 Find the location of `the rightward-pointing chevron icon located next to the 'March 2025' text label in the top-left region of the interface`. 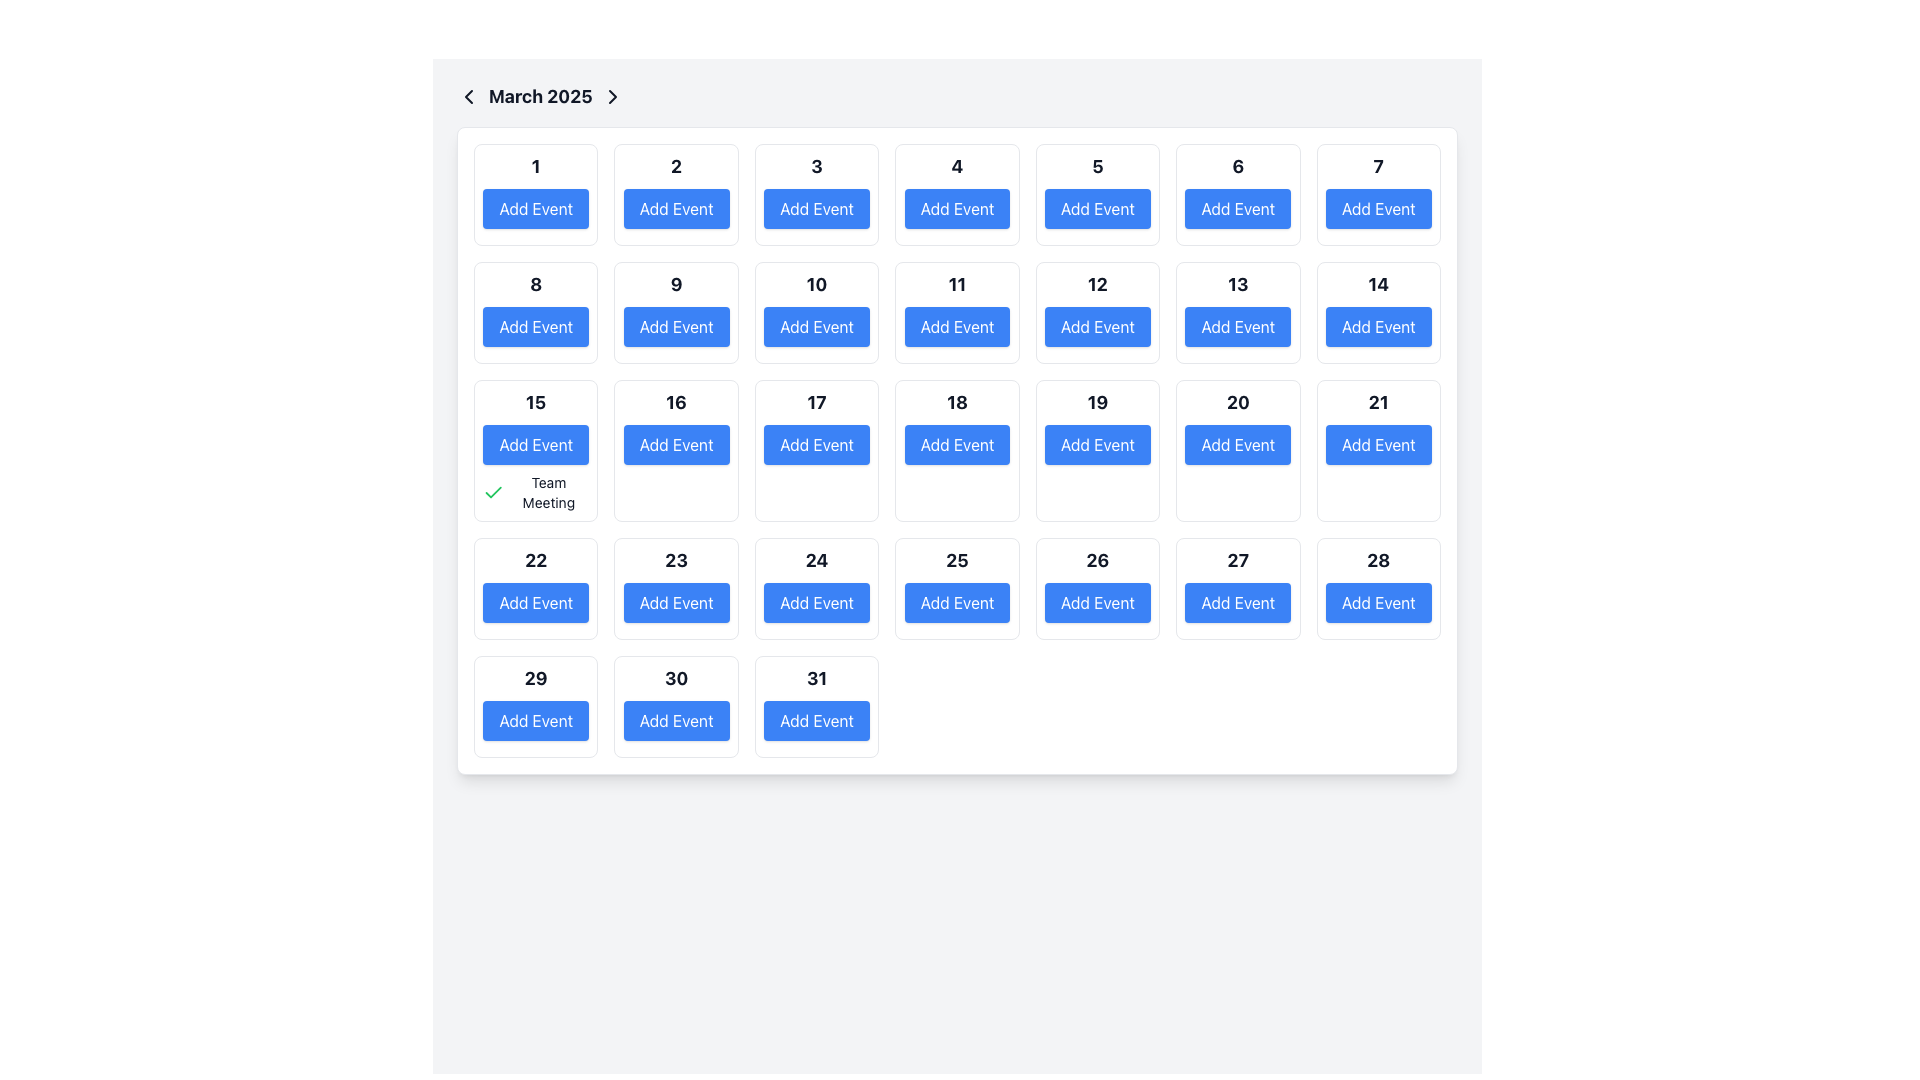

the rightward-pointing chevron icon located next to the 'March 2025' text label in the top-left region of the interface is located at coordinates (611, 96).